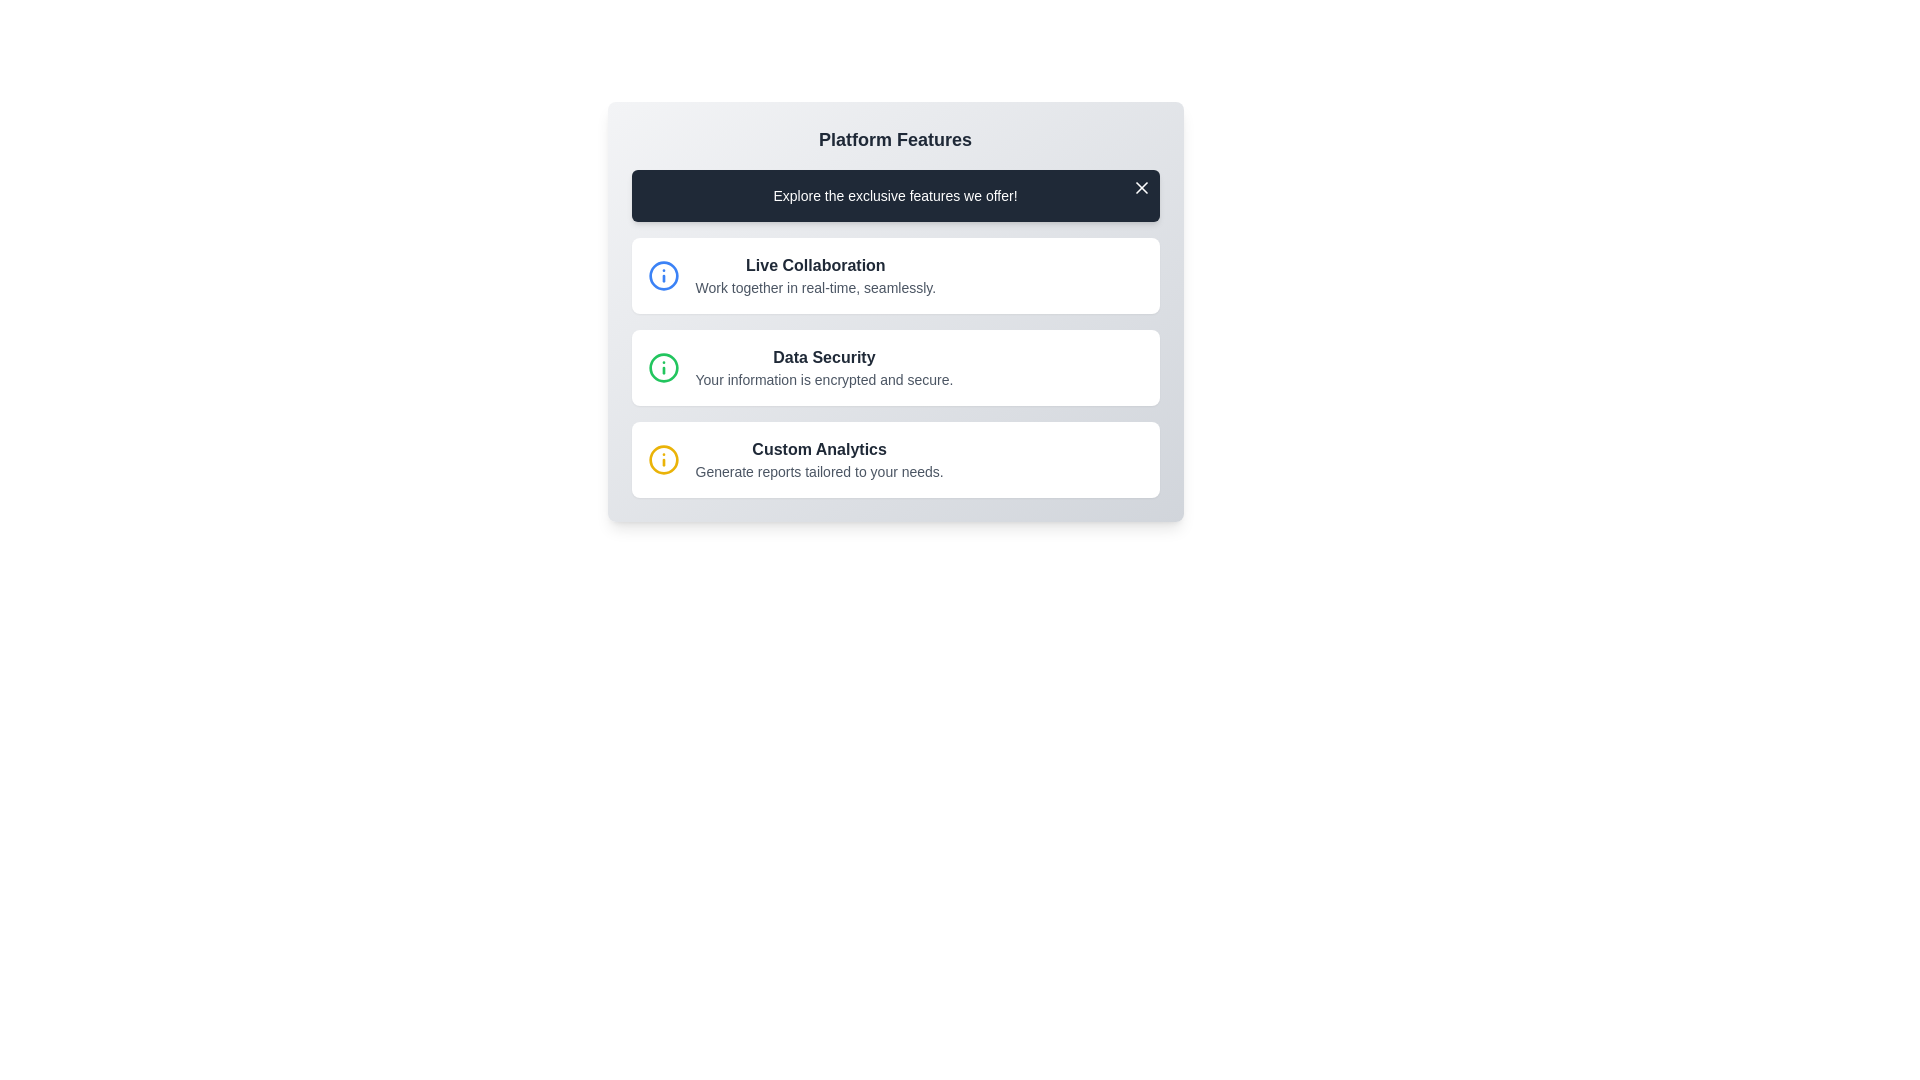 The width and height of the screenshot is (1920, 1080). What do you see at coordinates (815, 276) in the screenshot?
I see `descriptive header for the 'Live Collaboration' feature, which is the first item in the vertically stacked list of features under 'Platform Features'` at bounding box center [815, 276].